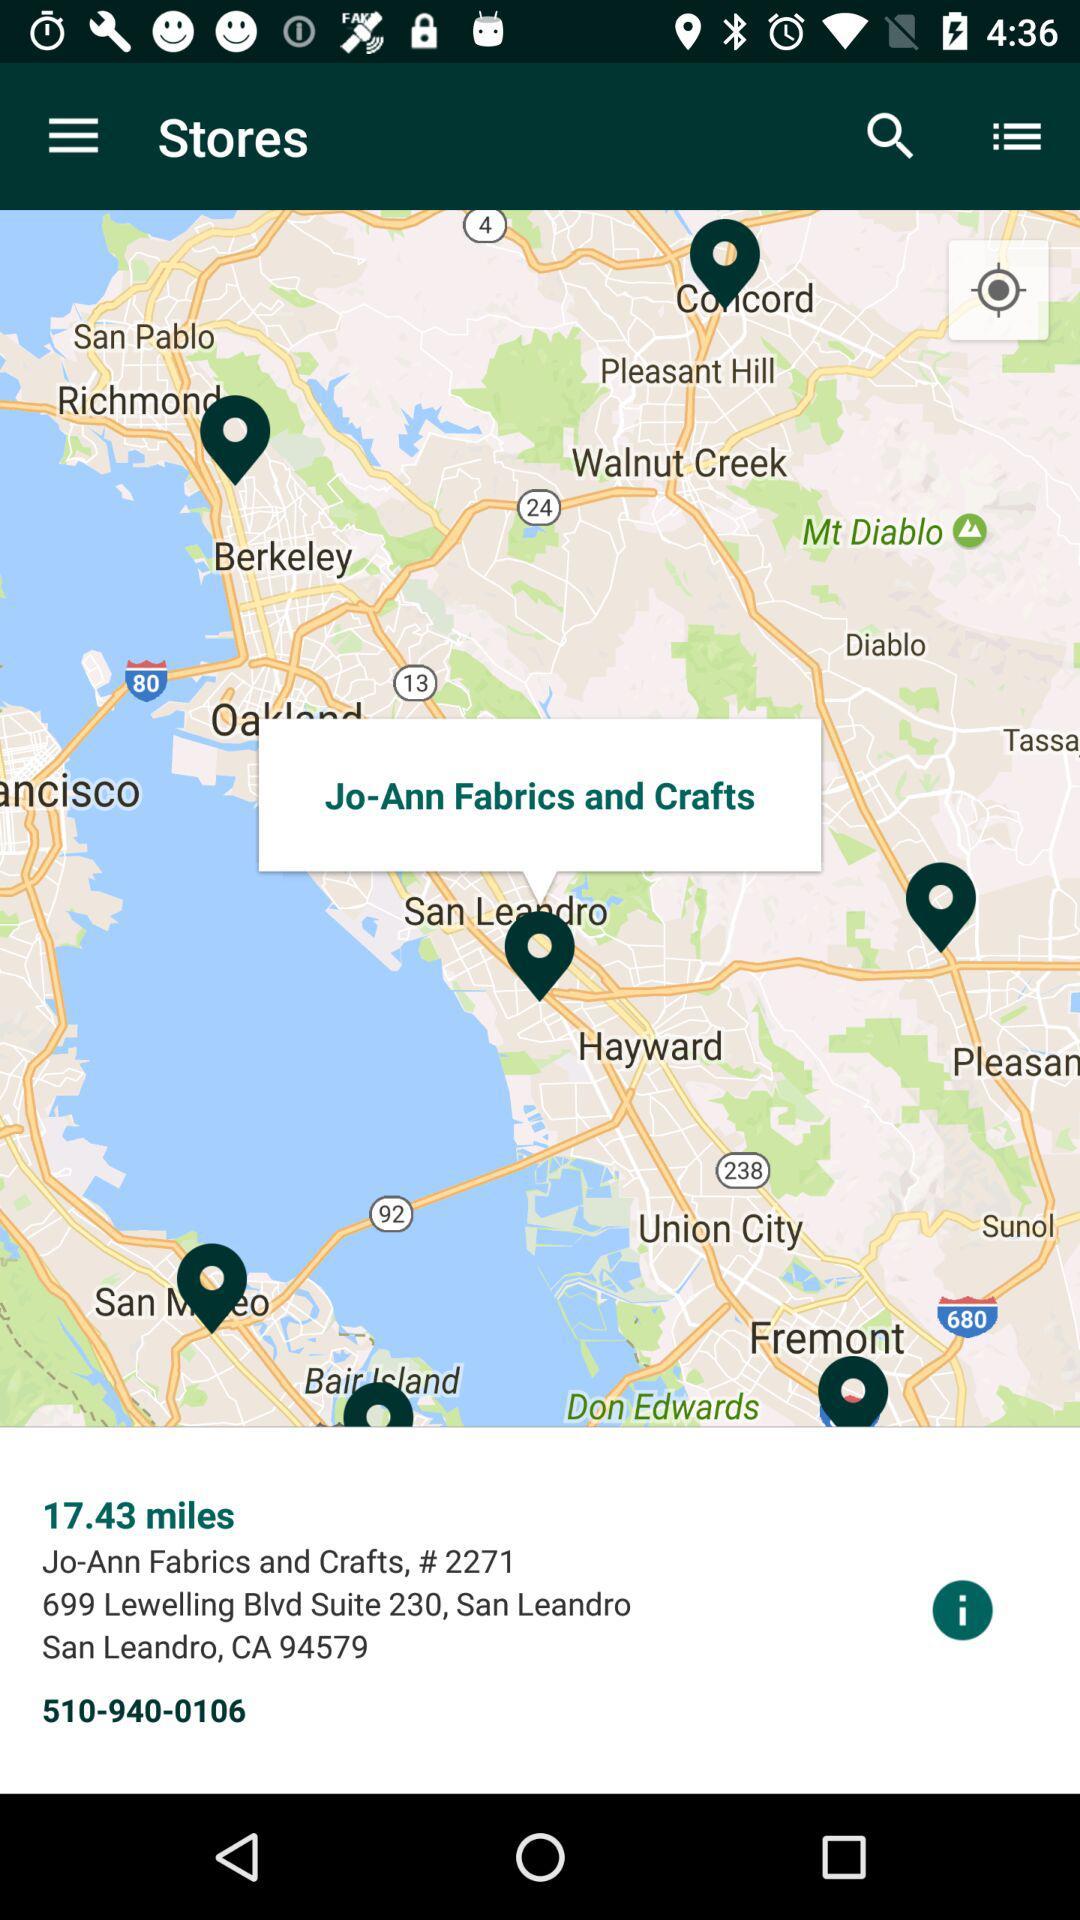 This screenshot has height=1920, width=1080. Describe the element at coordinates (998, 290) in the screenshot. I see `the location_crosshair icon` at that location.